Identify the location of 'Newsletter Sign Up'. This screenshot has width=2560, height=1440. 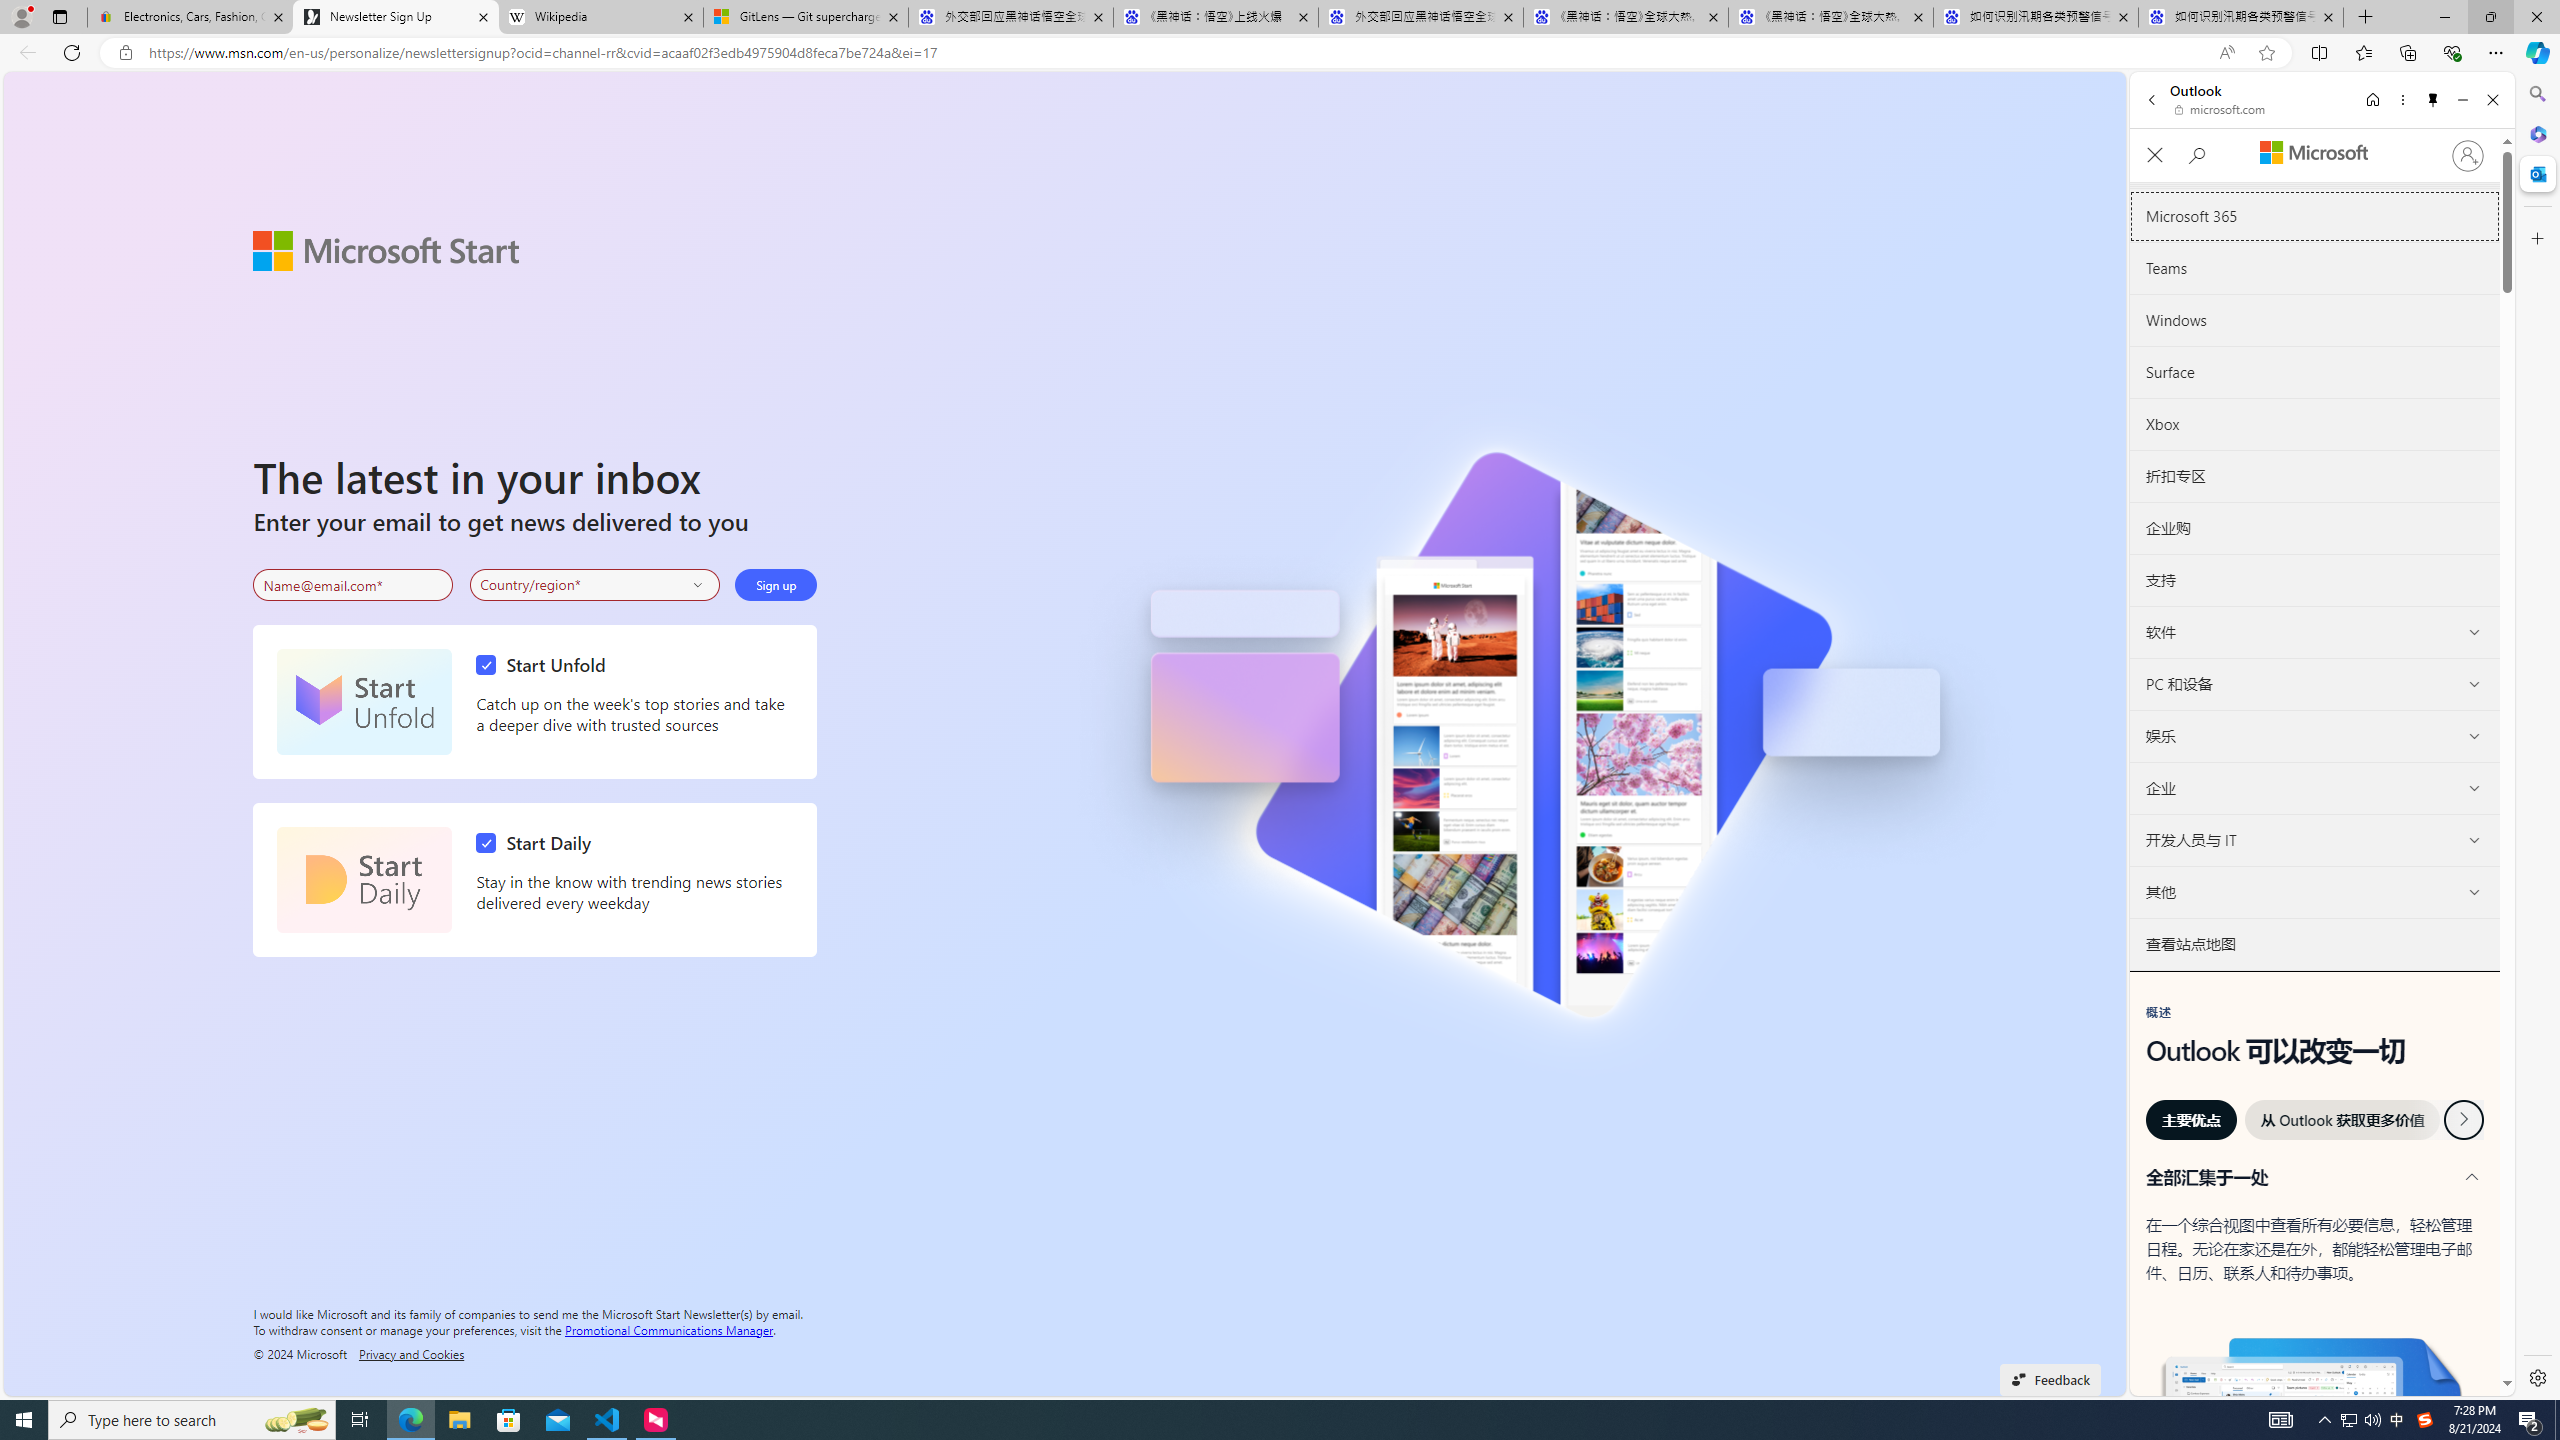
(395, 16).